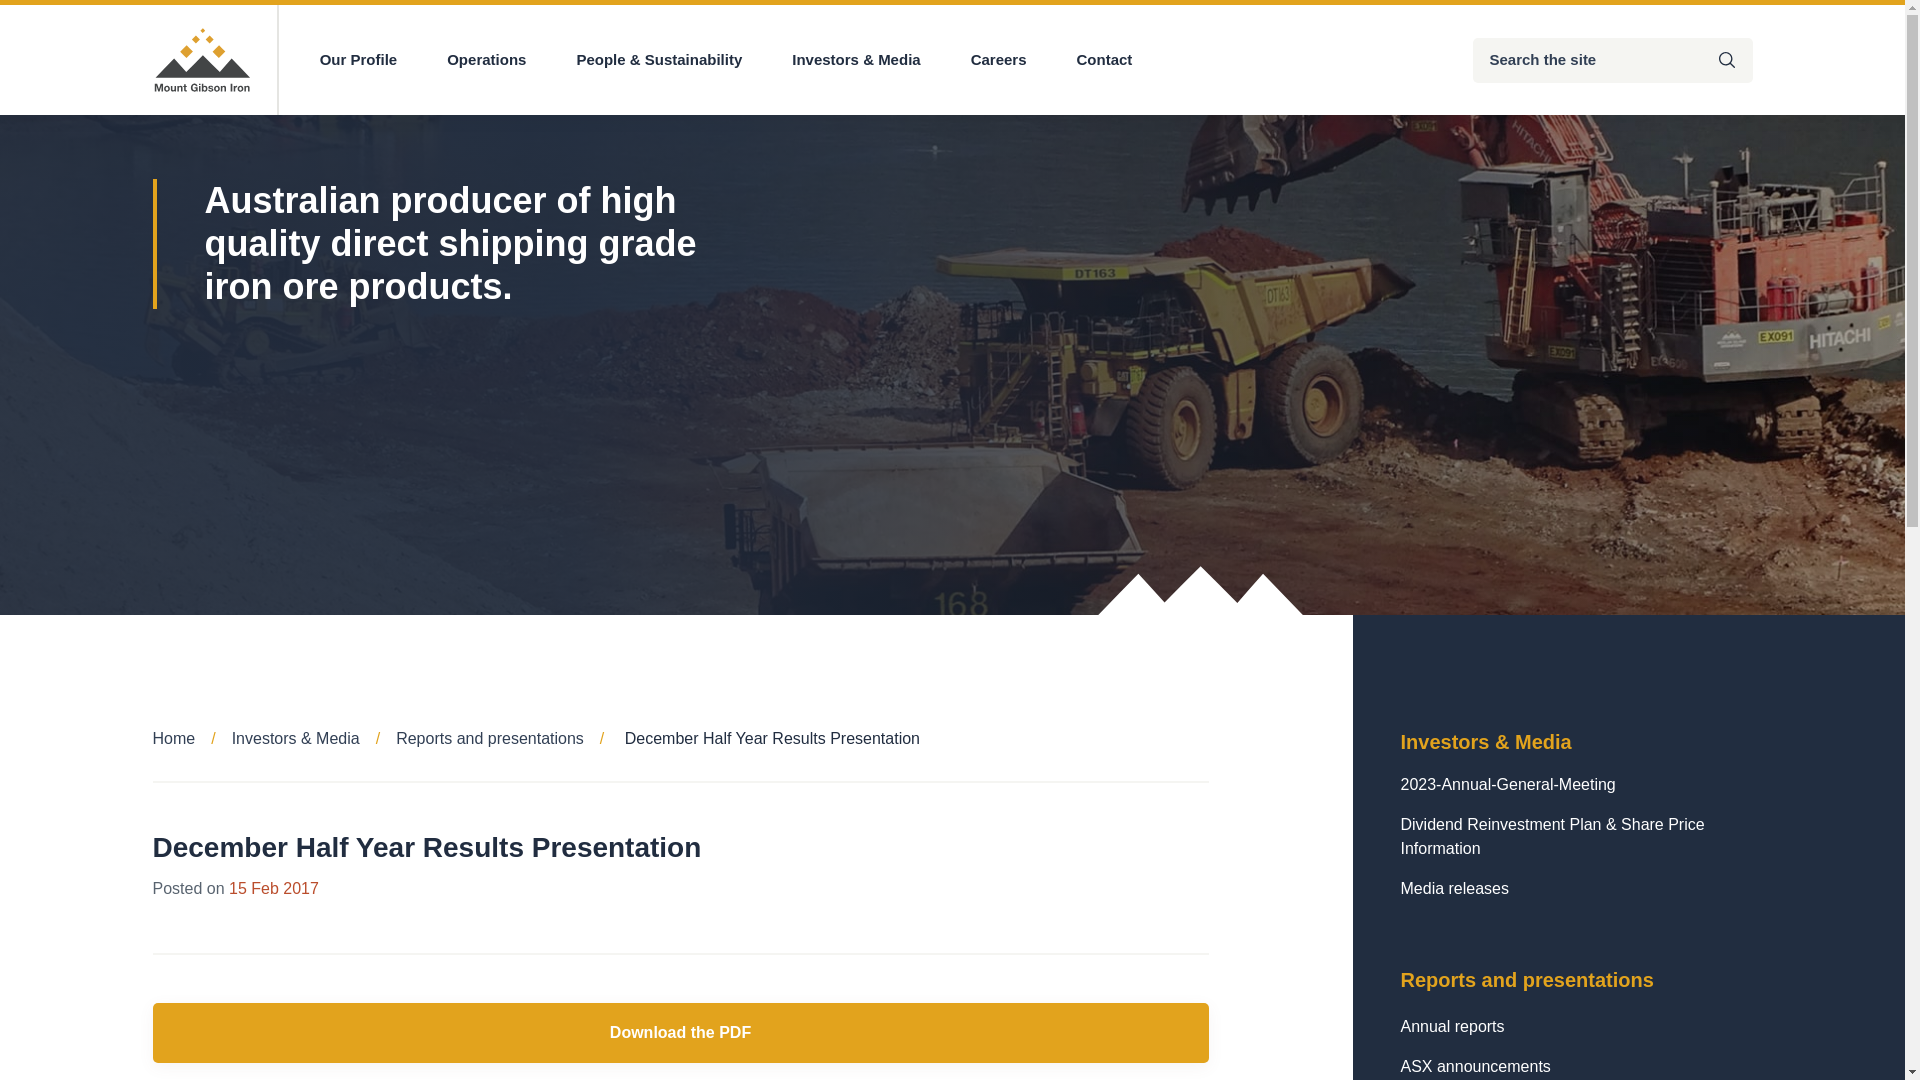 This screenshot has width=1920, height=1080. Describe the element at coordinates (486, 59) in the screenshot. I see `'Operations'` at that location.